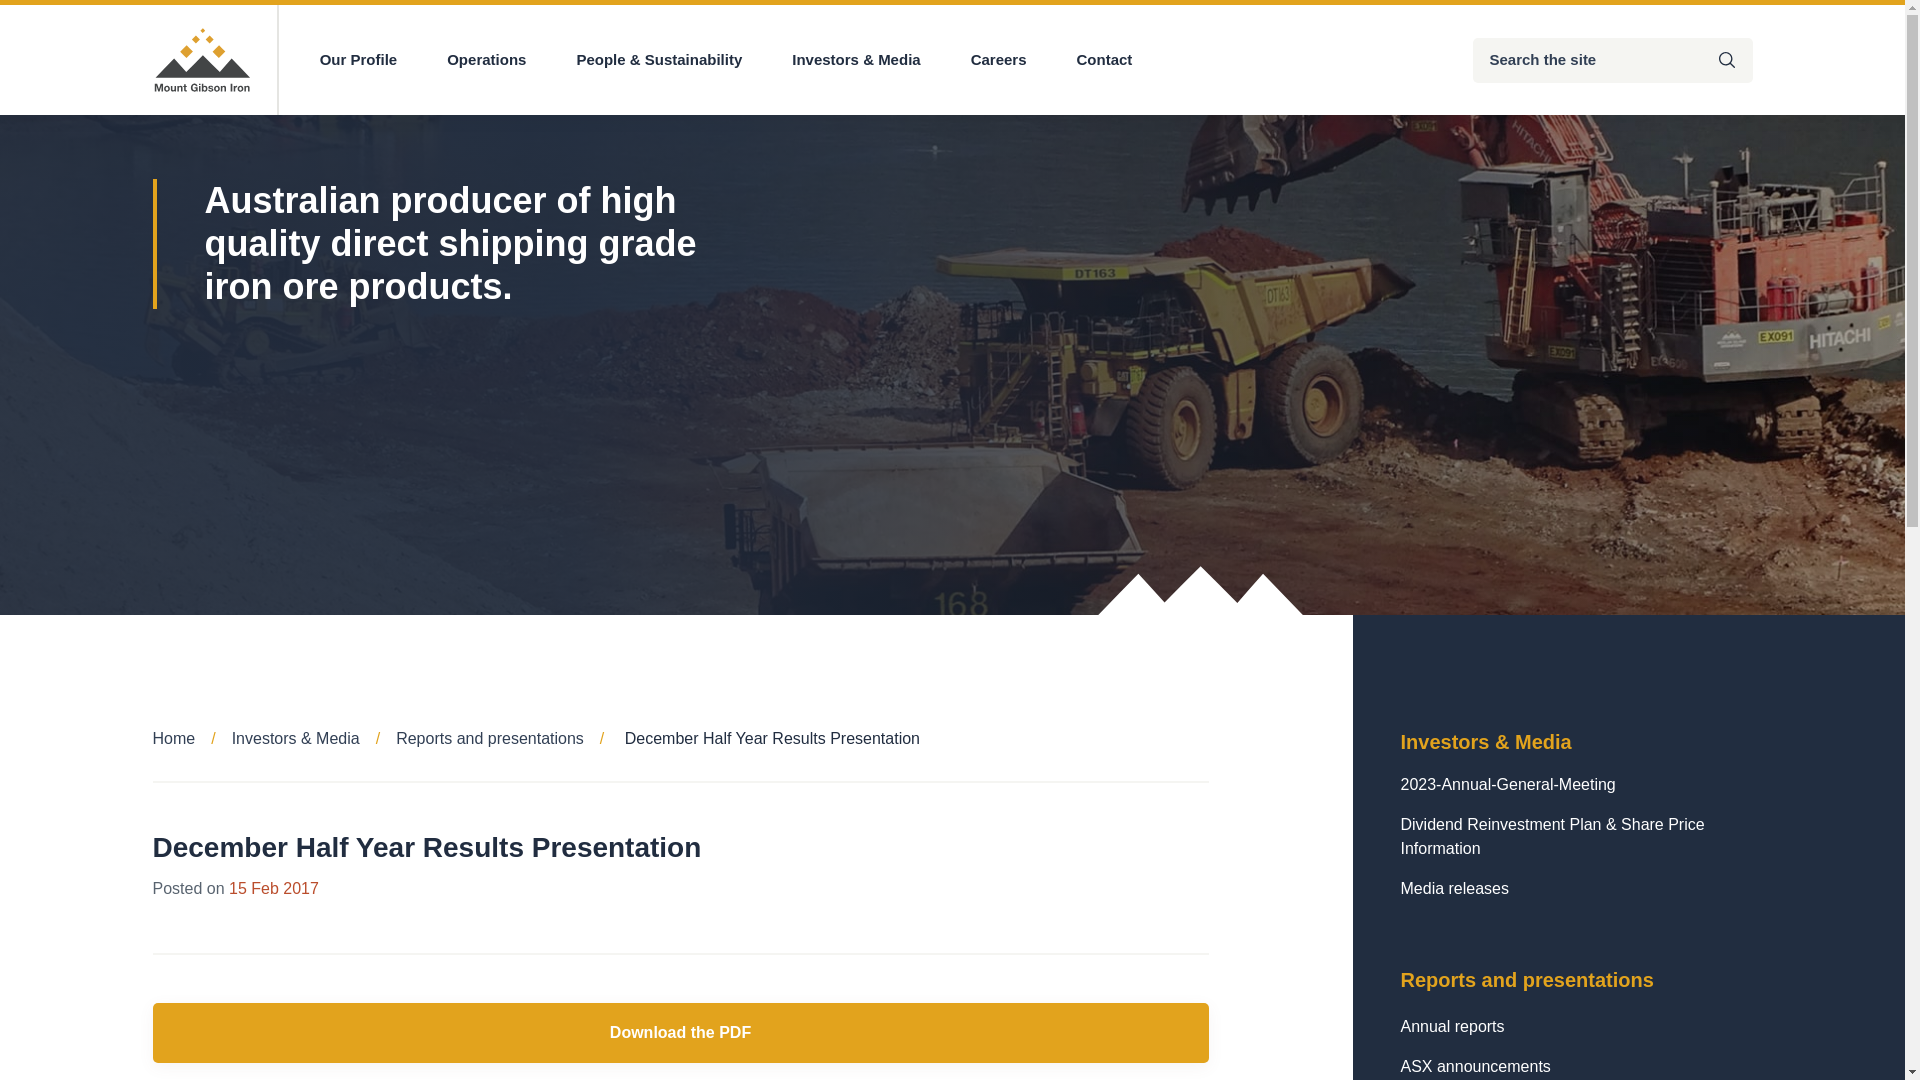 This screenshot has width=1920, height=1080. Describe the element at coordinates (486, 59) in the screenshot. I see `'Operations'` at that location.